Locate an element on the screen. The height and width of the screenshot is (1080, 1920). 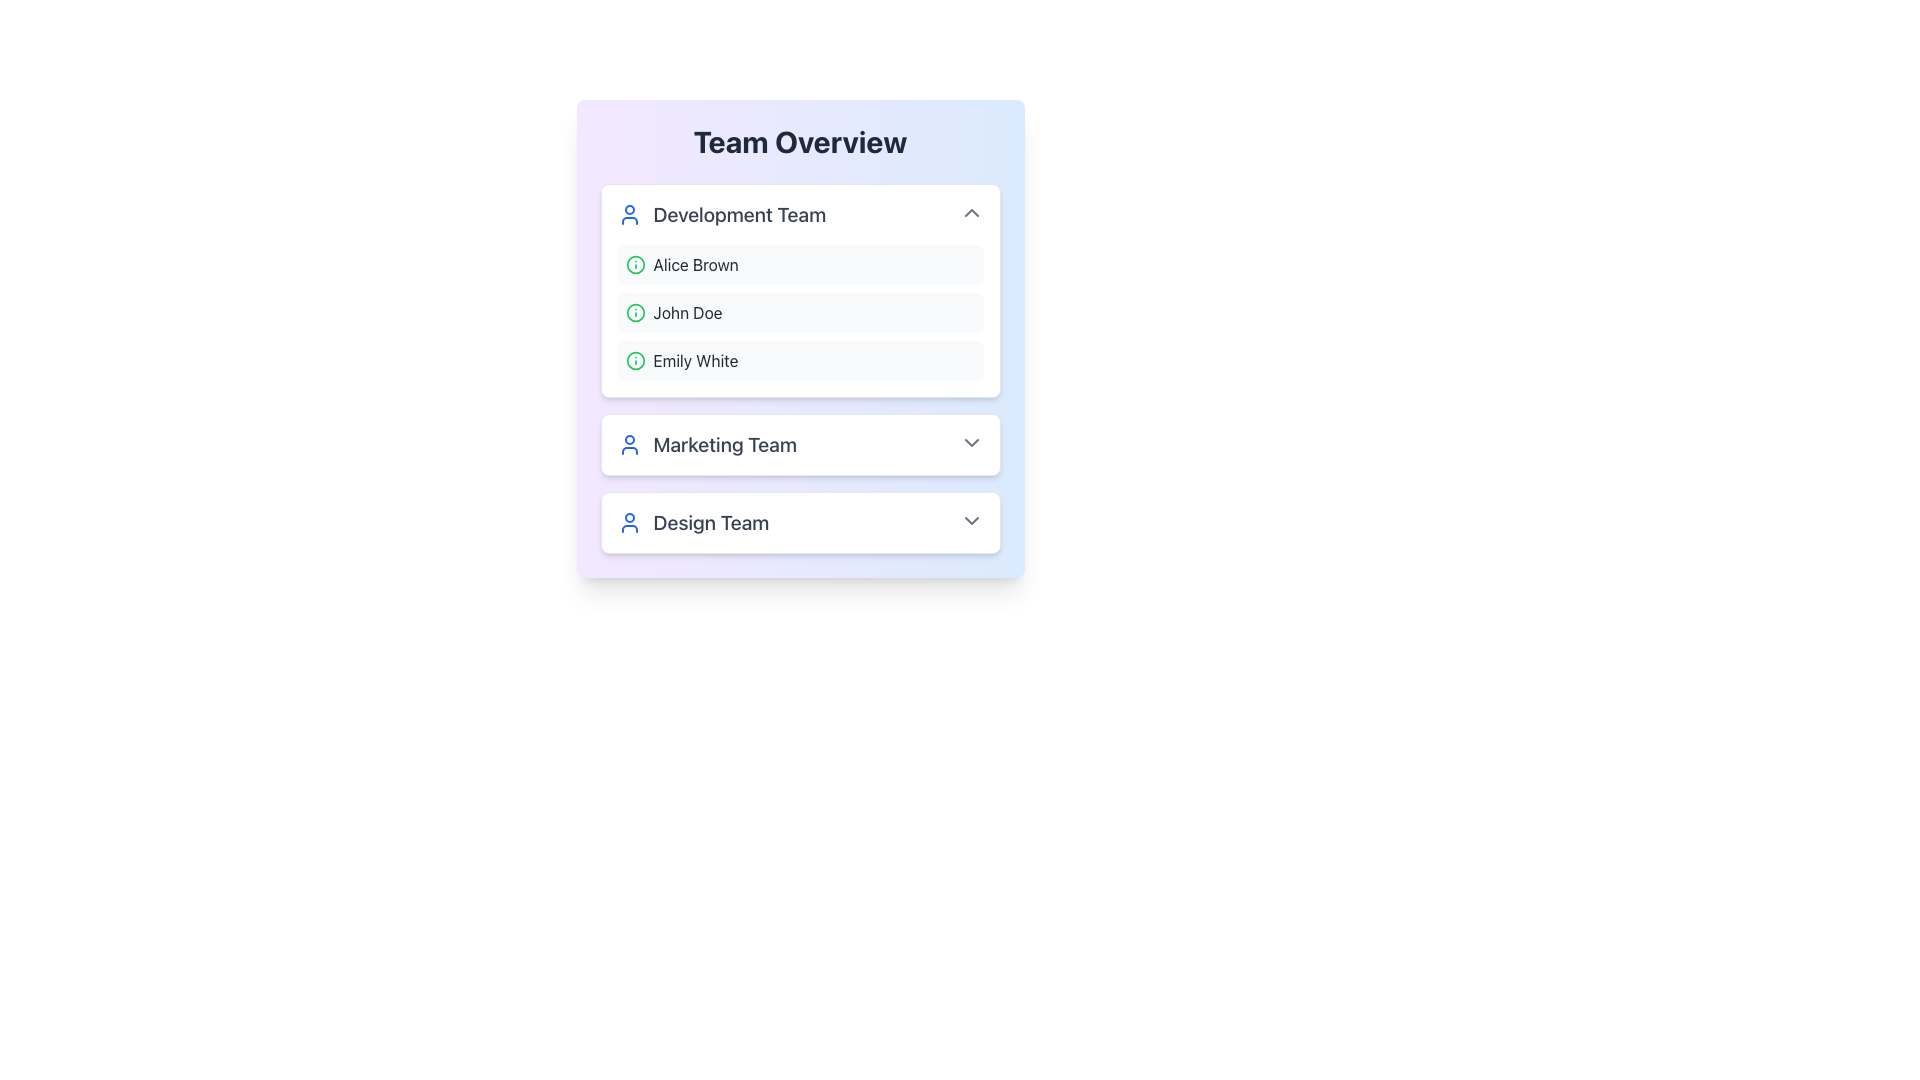
the icon representing the 'Development Team' section, which is the first element in the horizontal group containing the text 'Development Team' is located at coordinates (628, 215).